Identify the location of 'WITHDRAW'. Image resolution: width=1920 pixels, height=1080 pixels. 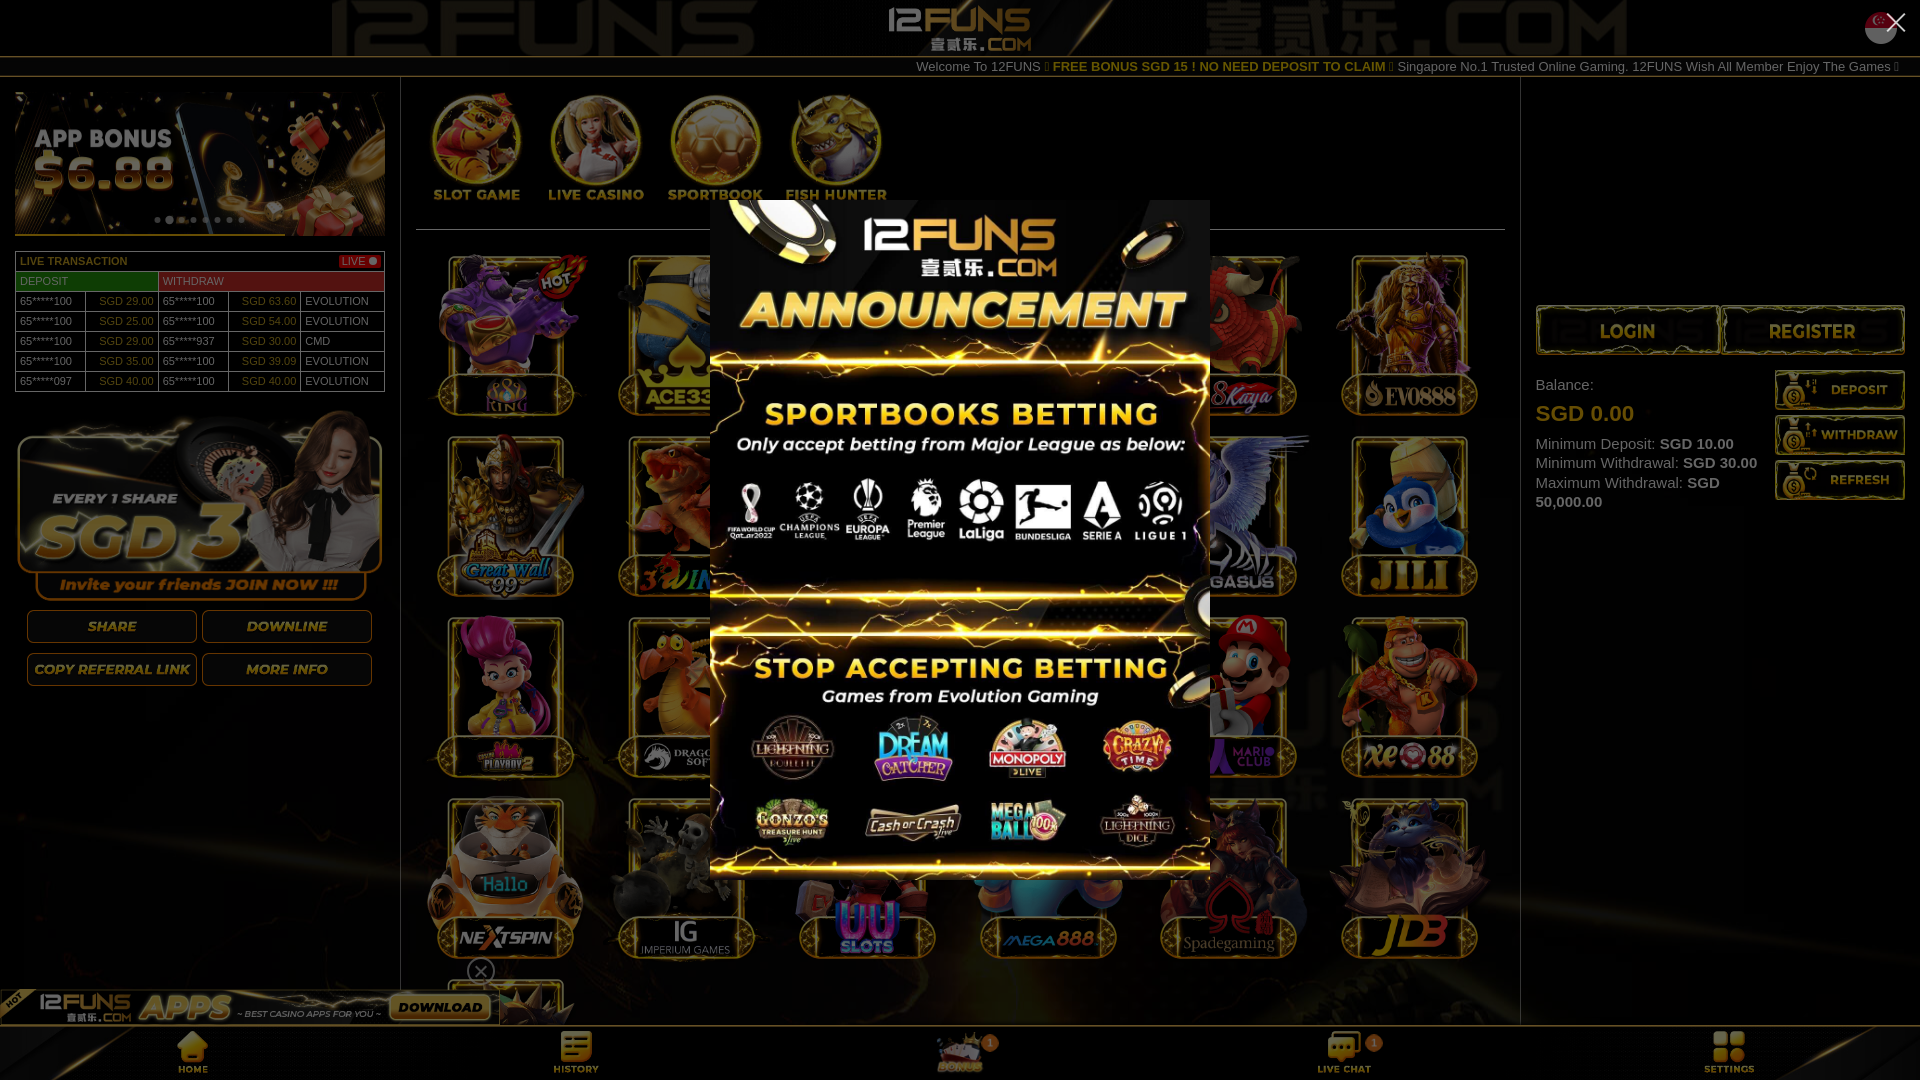
(1839, 434).